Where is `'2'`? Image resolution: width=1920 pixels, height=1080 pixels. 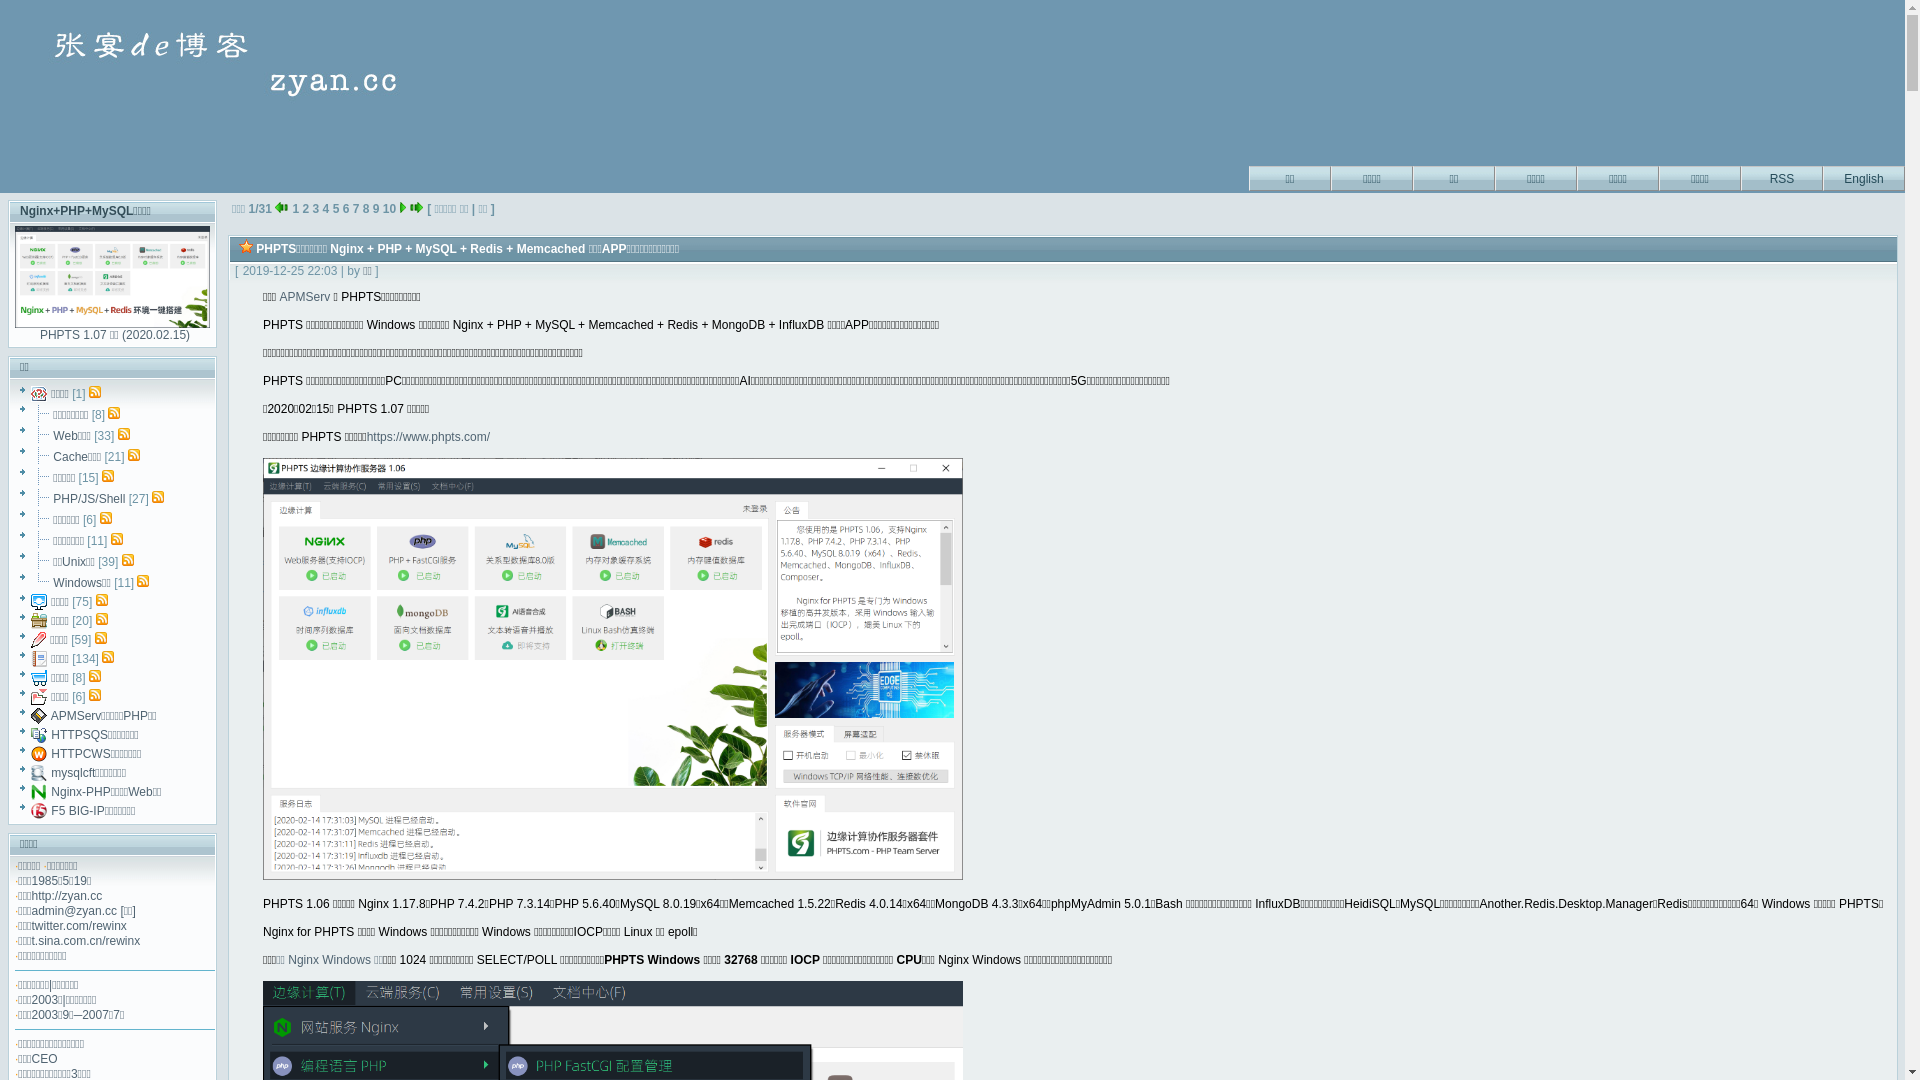 '2' is located at coordinates (305, 208).